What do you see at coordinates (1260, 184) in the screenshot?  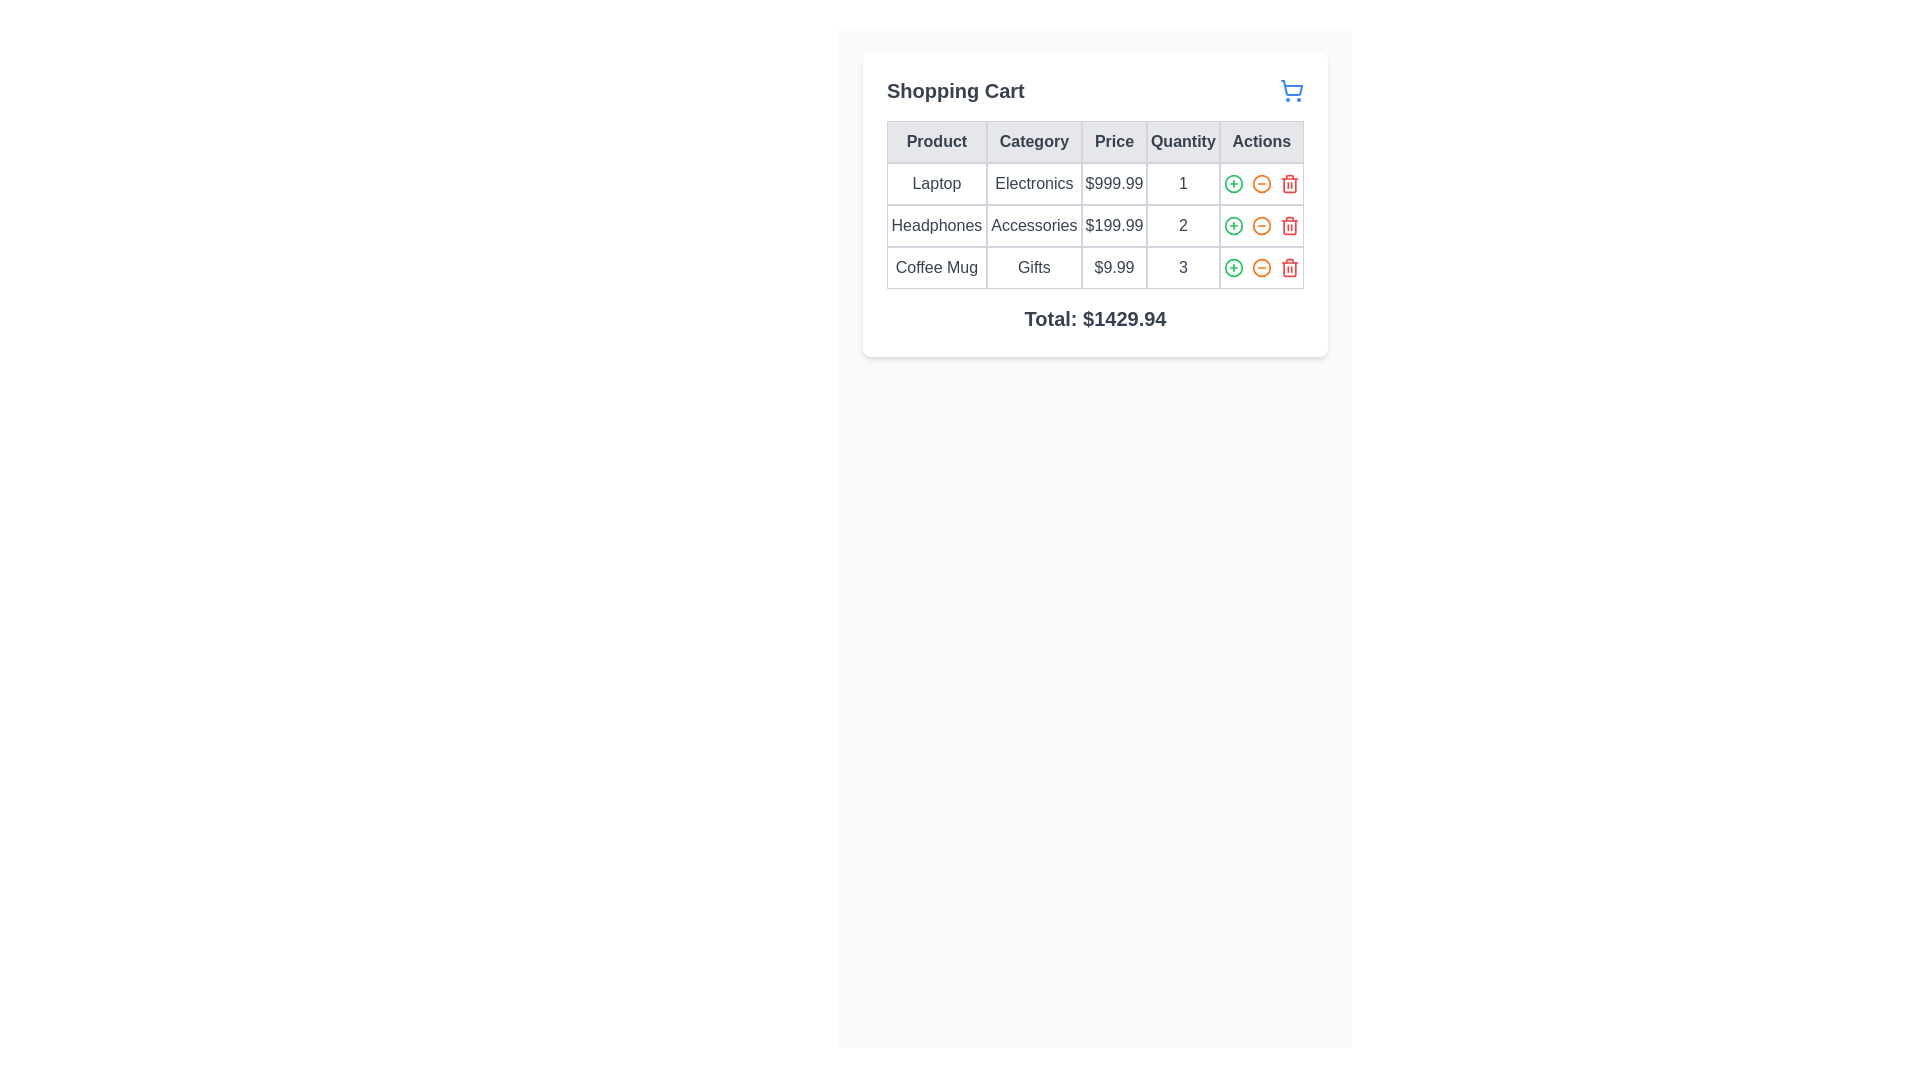 I see `the decrease quantity icon for the 'Laptop' product in the Actions column of the table` at bounding box center [1260, 184].